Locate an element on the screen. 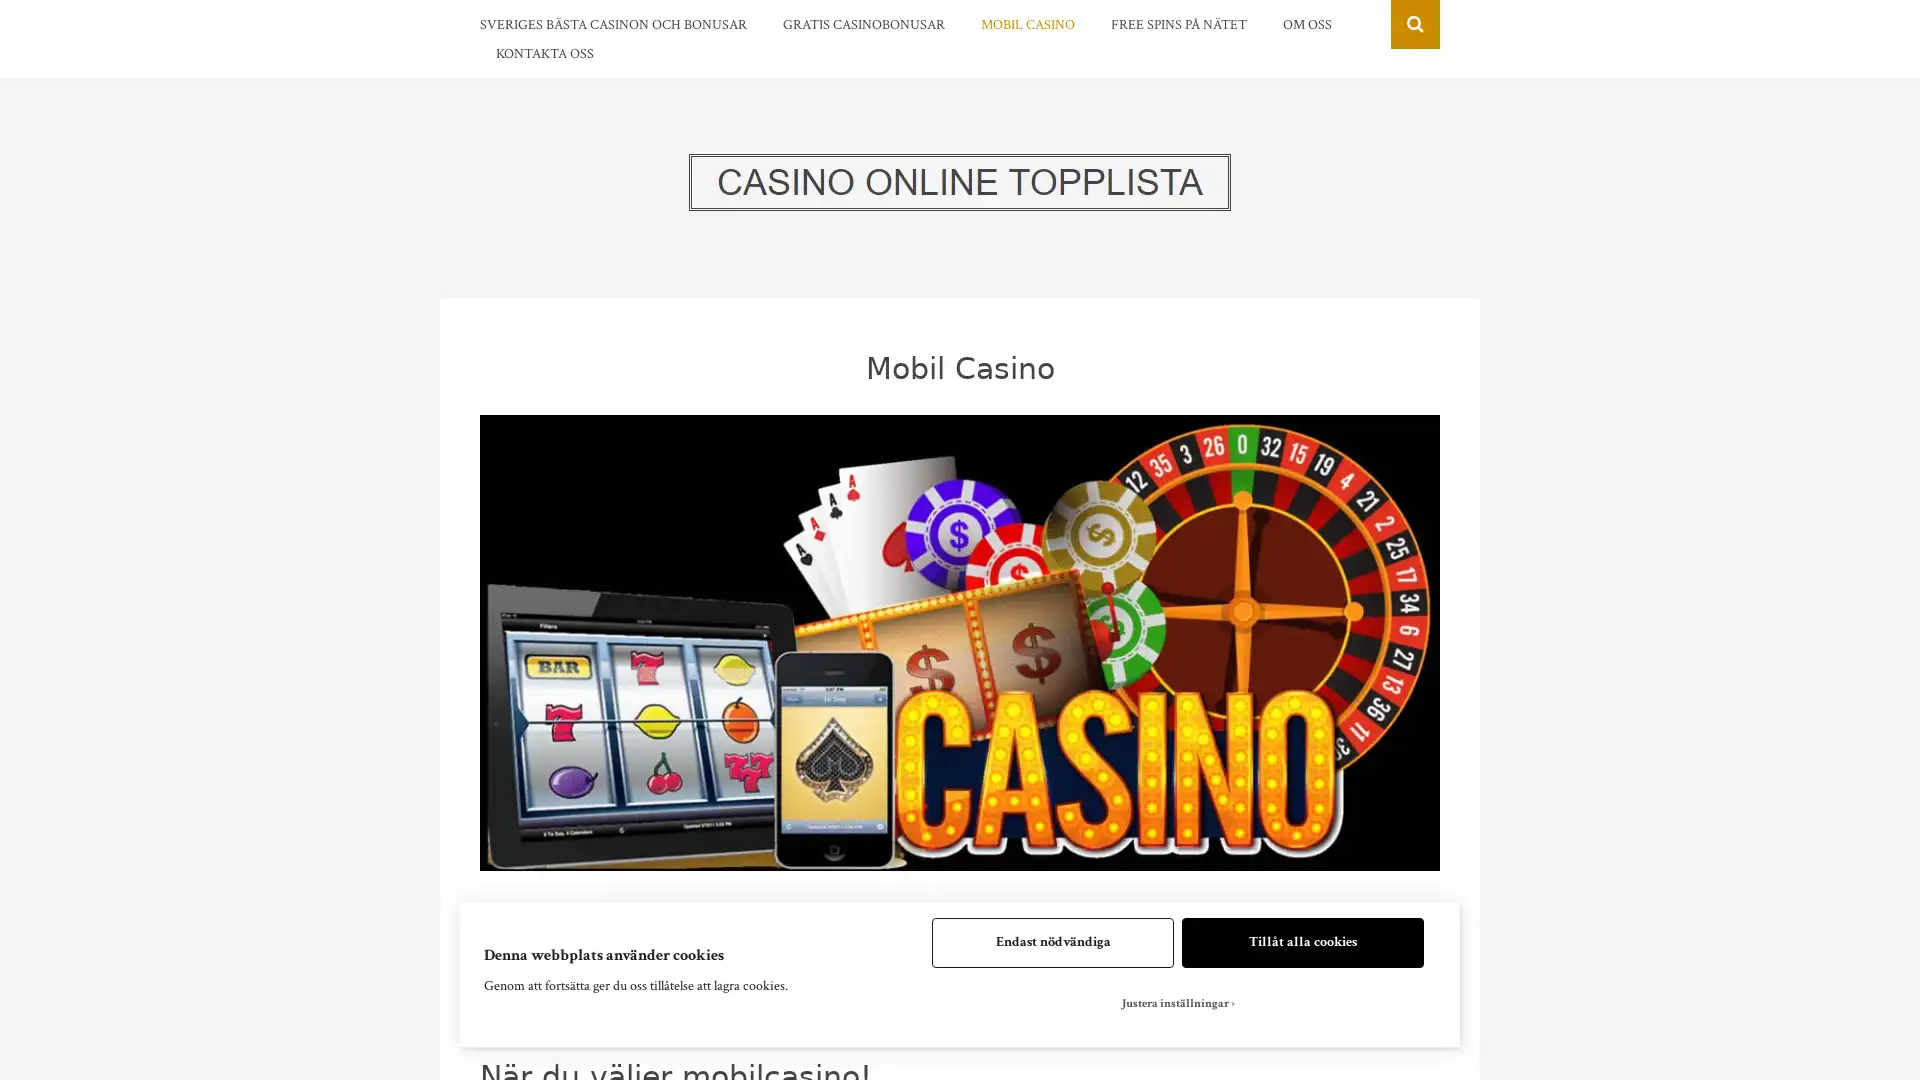 The image size is (1920, 1080). Endast nodvandiga is located at coordinates (1051, 942).